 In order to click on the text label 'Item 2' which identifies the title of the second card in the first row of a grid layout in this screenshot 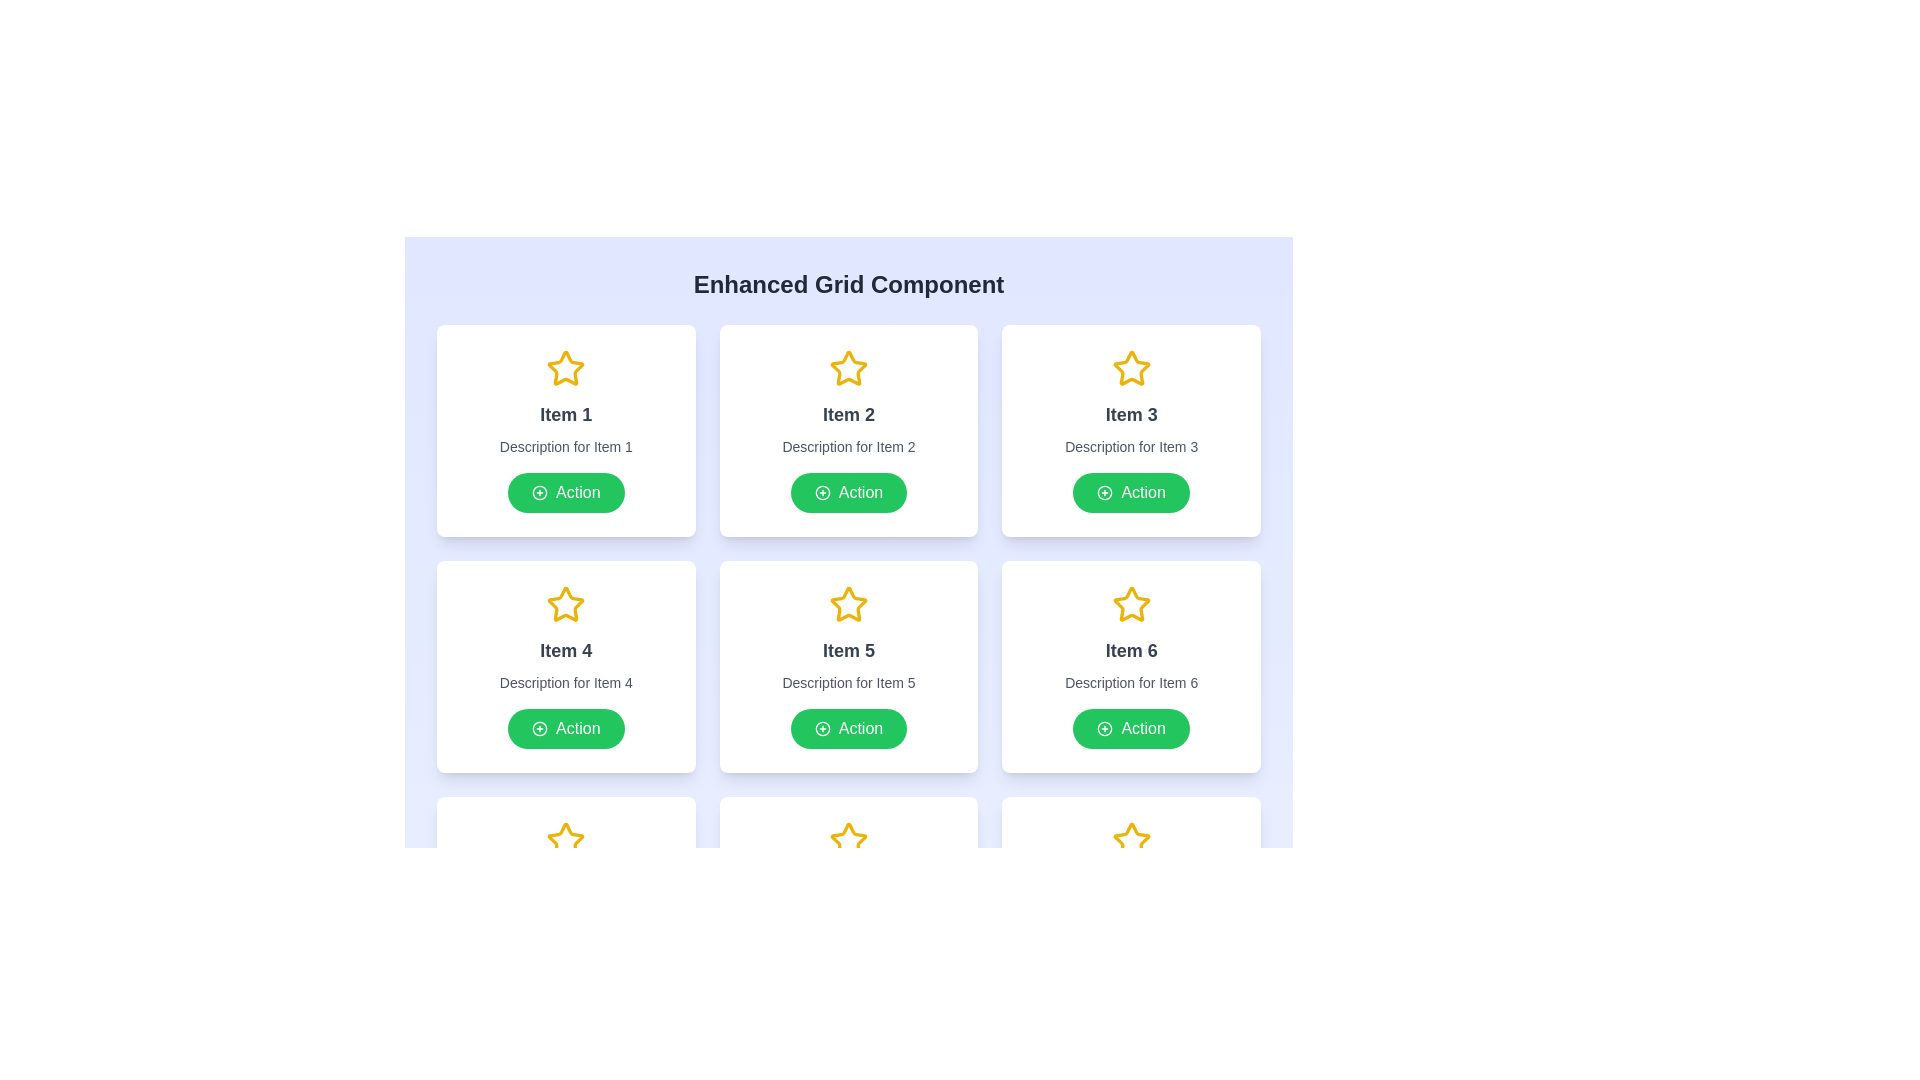, I will do `click(849, 414)`.